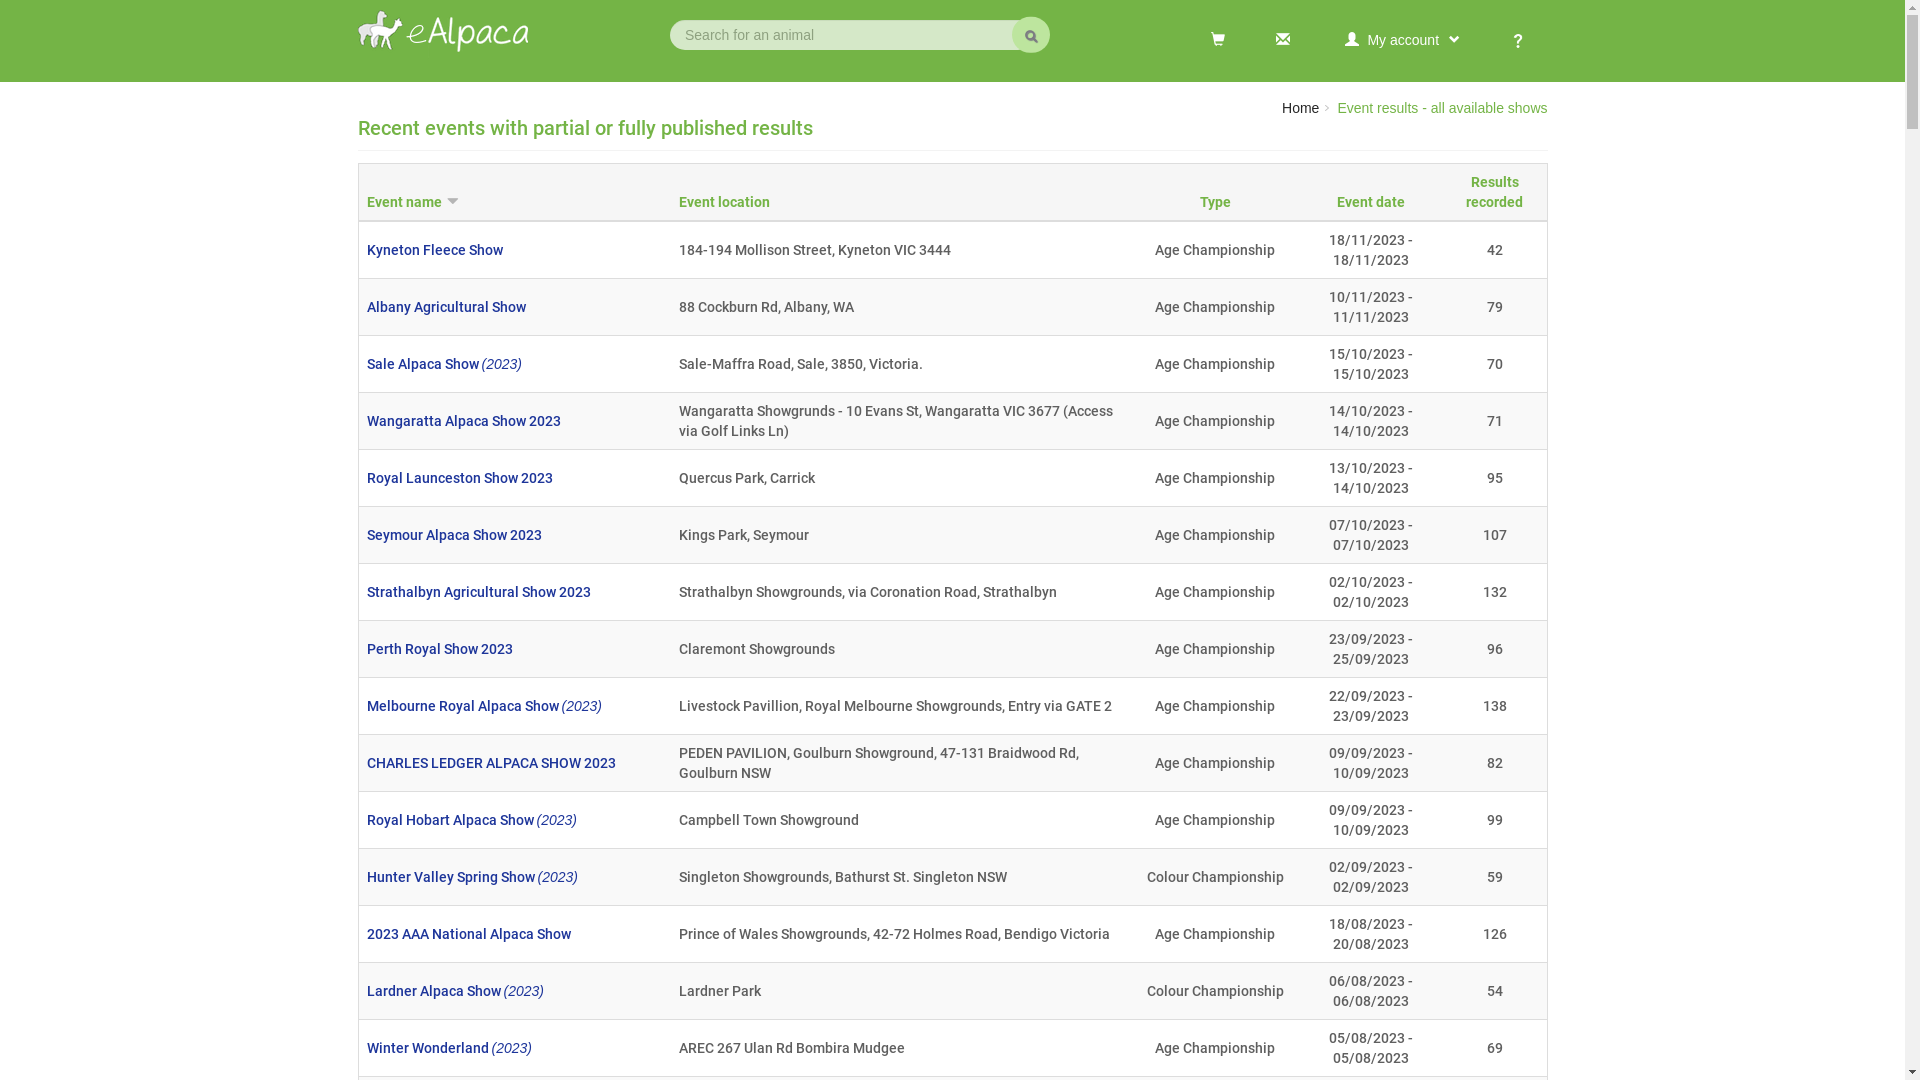 The width and height of the screenshot is (1920, 1080). I want to click on 'Albany Agricultural Show', so click(444, 307).